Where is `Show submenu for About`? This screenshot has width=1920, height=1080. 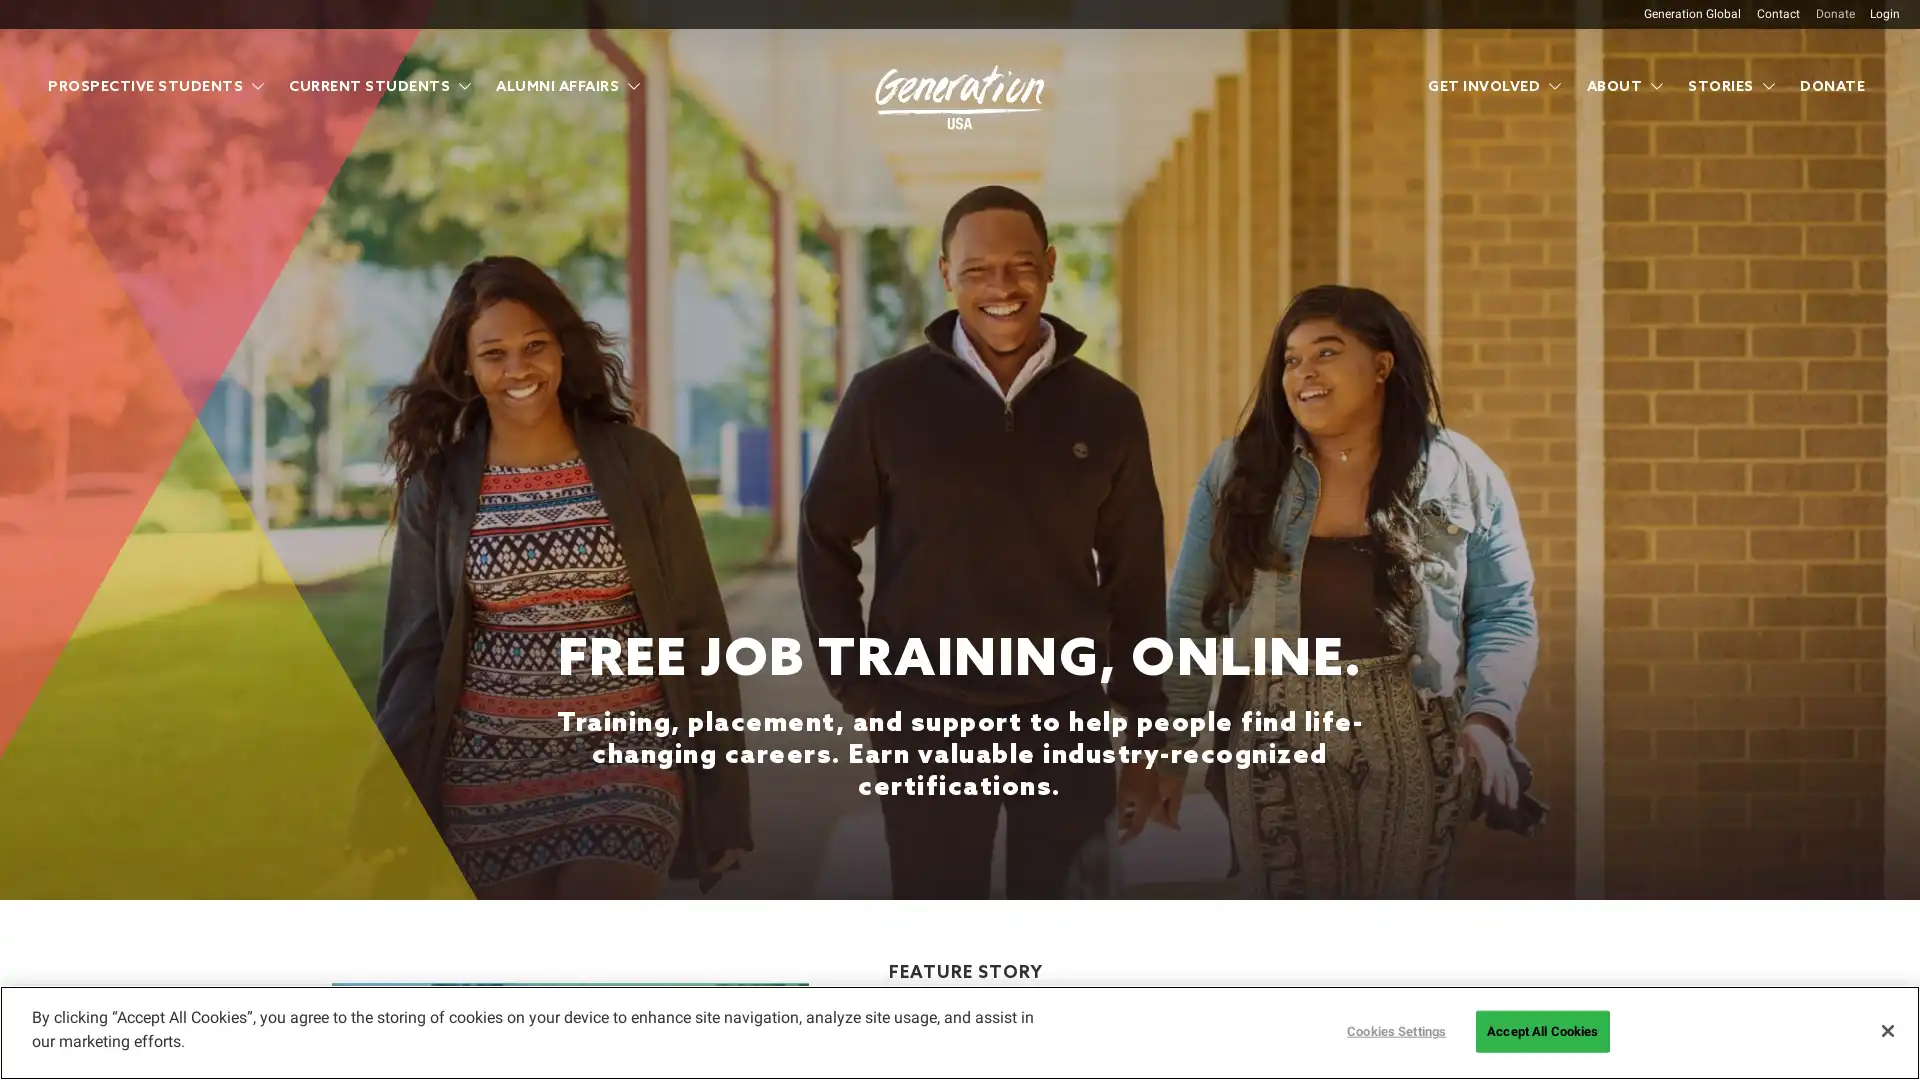
Show submenu for About is located at coordinates (1656, 85).